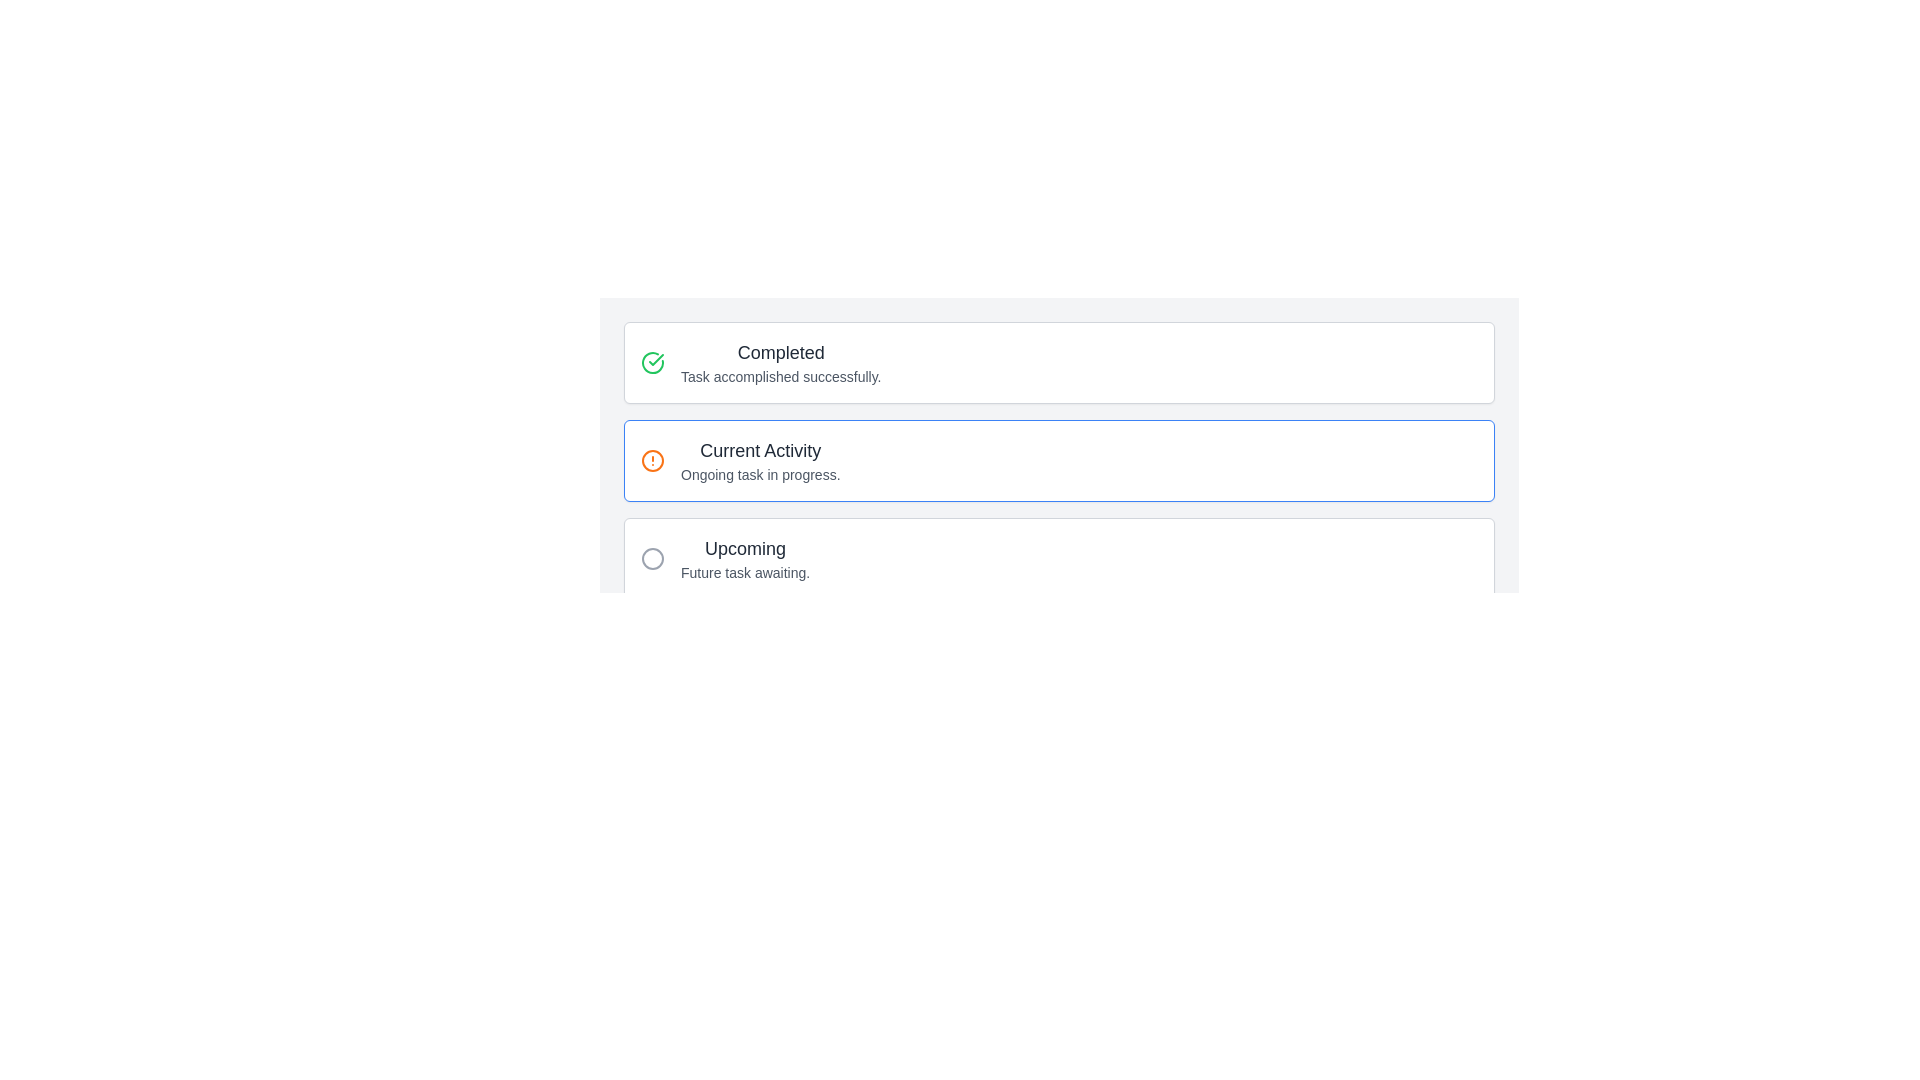 Image resolution: width=1920 pixels, height=1080 pixels. I want to click on the green circular icon with a checkmark that signifies a completed action, located next to the text 'Completed Task accomplished successfully', so click(652, 362).